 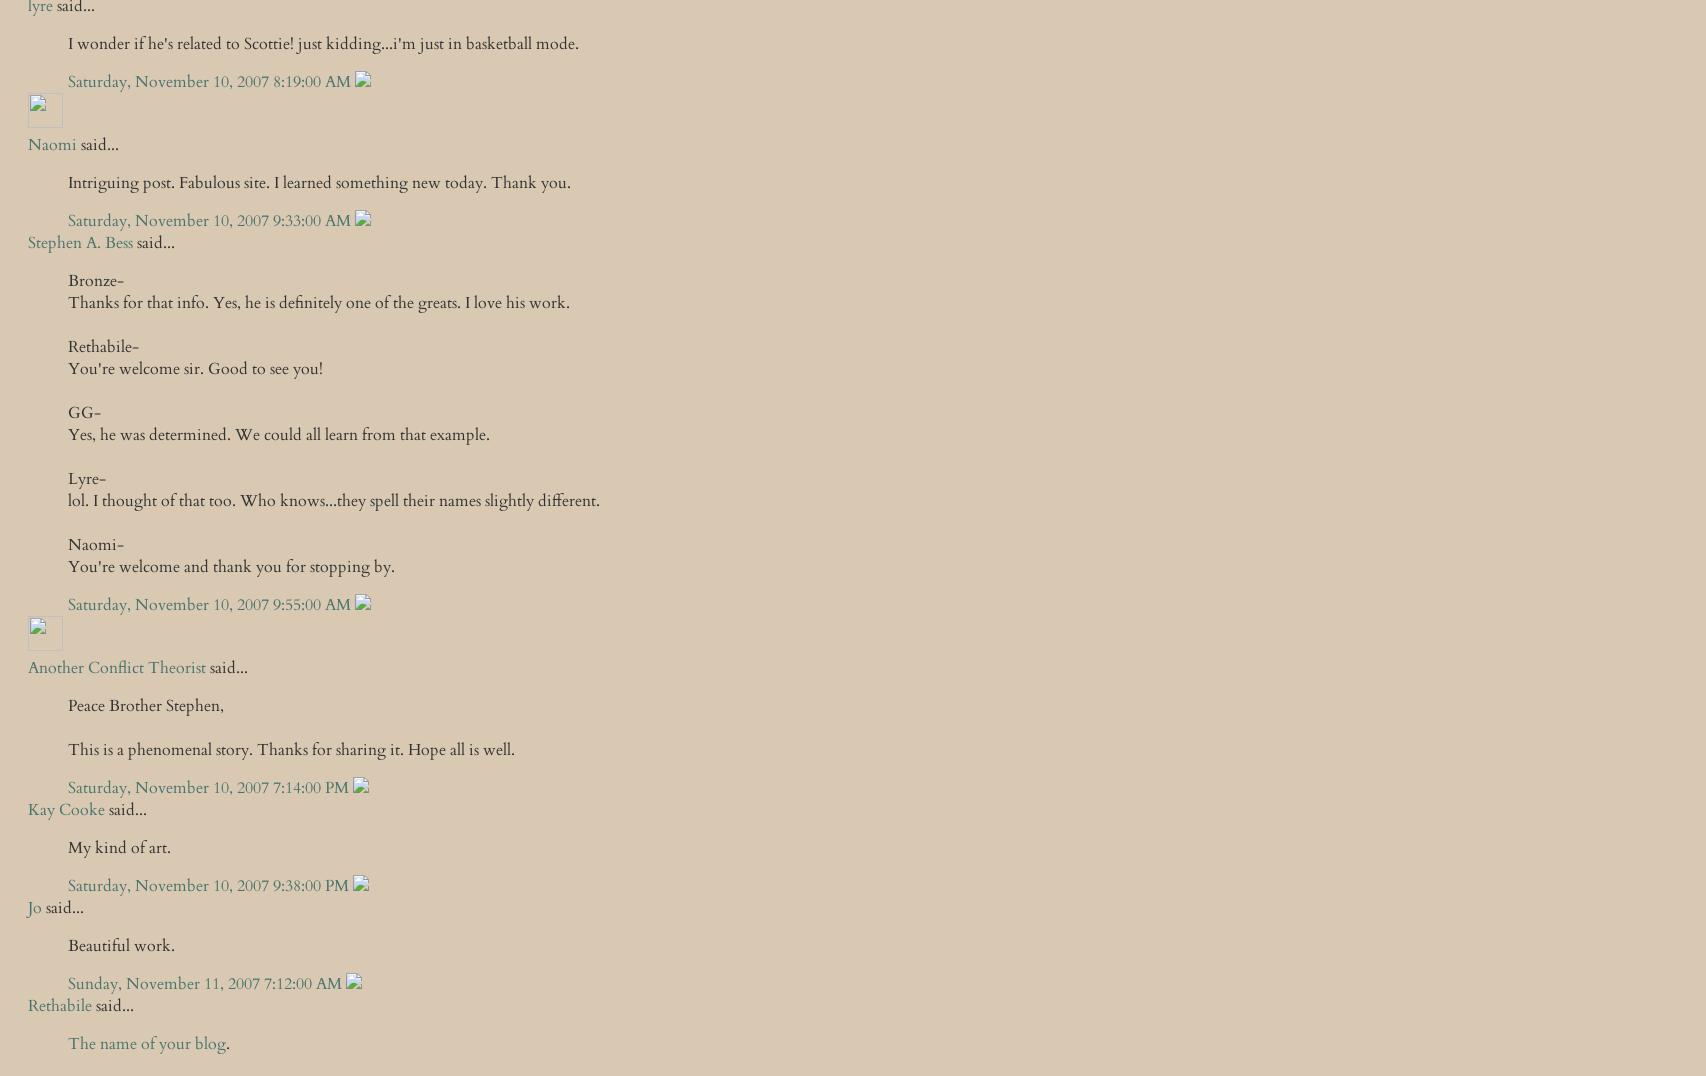 What do you see at coordinates (119, 846) in the screenshot?
I see `'My kind of art.'` at bounding box center [119, 846].